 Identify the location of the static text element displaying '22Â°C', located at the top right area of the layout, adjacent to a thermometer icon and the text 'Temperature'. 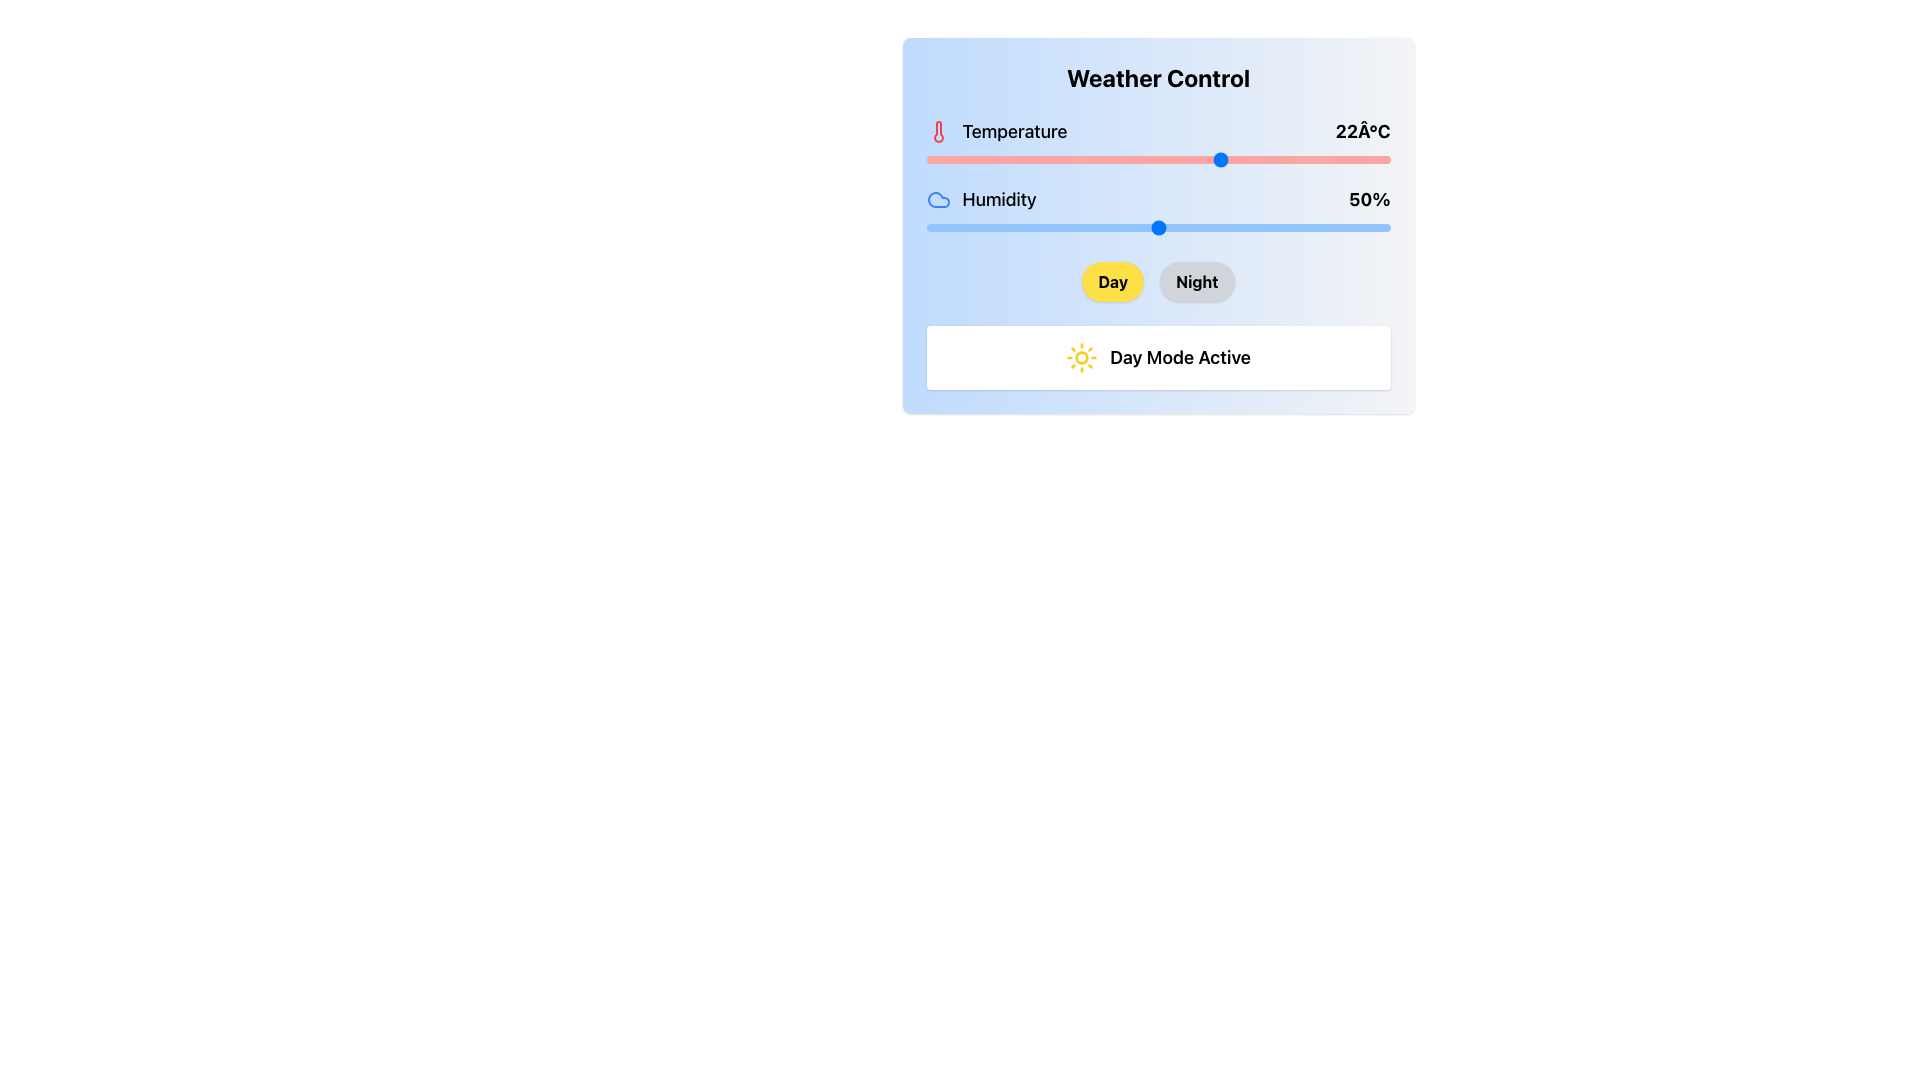
(1362, 131).